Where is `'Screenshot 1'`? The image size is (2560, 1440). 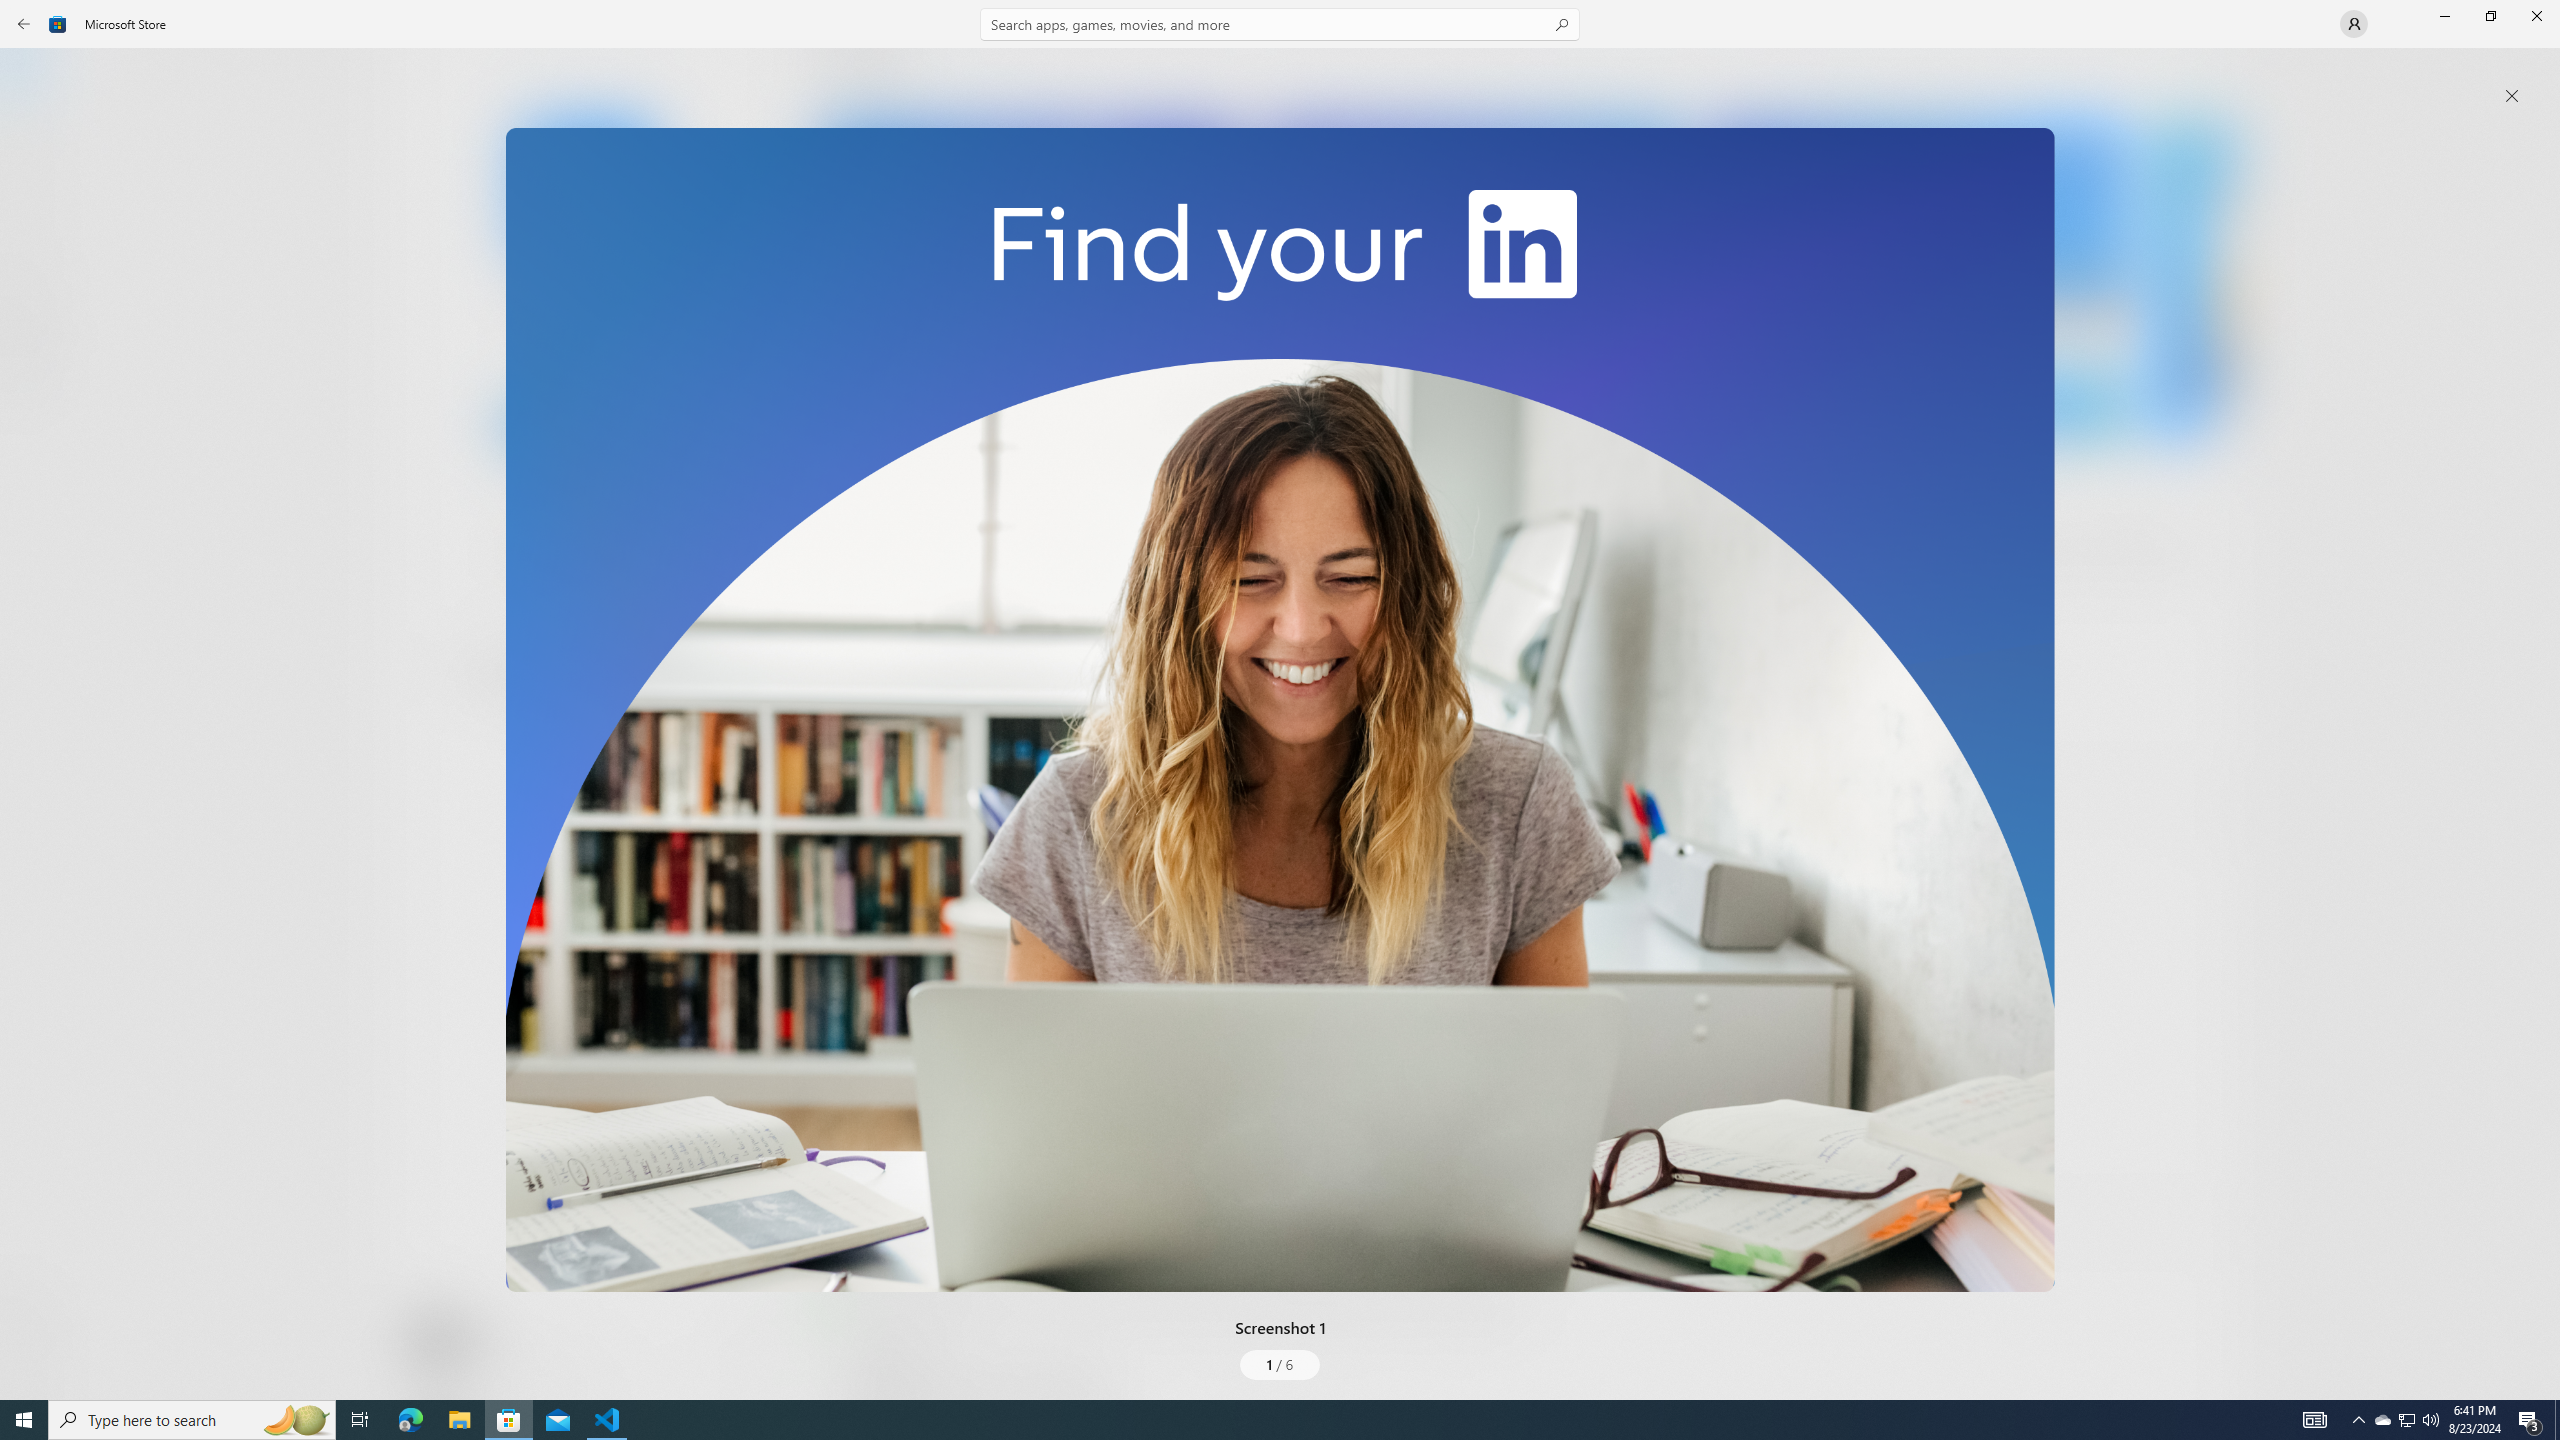 'Screenshot 1' is located at coordinates (1280, 708).